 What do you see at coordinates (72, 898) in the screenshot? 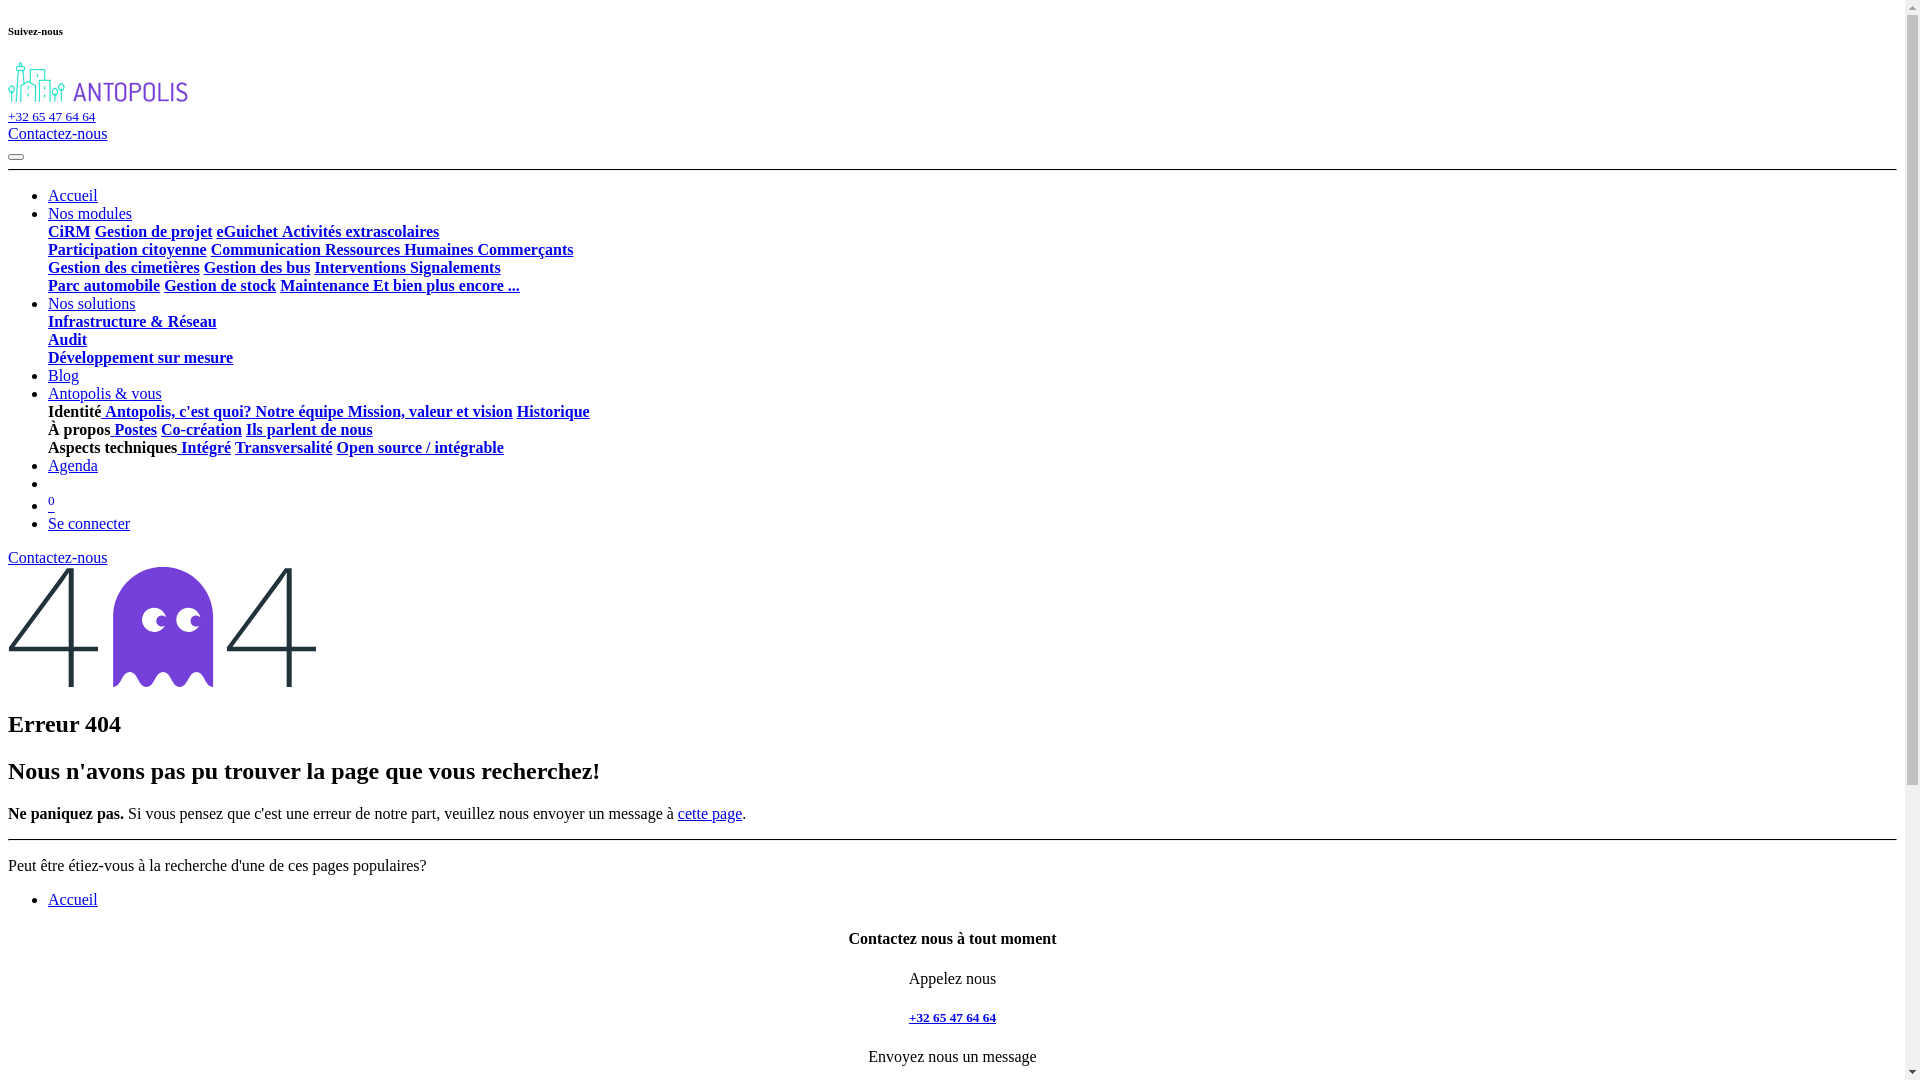
I see `'Accueil'` at bounding box center [72, 898].